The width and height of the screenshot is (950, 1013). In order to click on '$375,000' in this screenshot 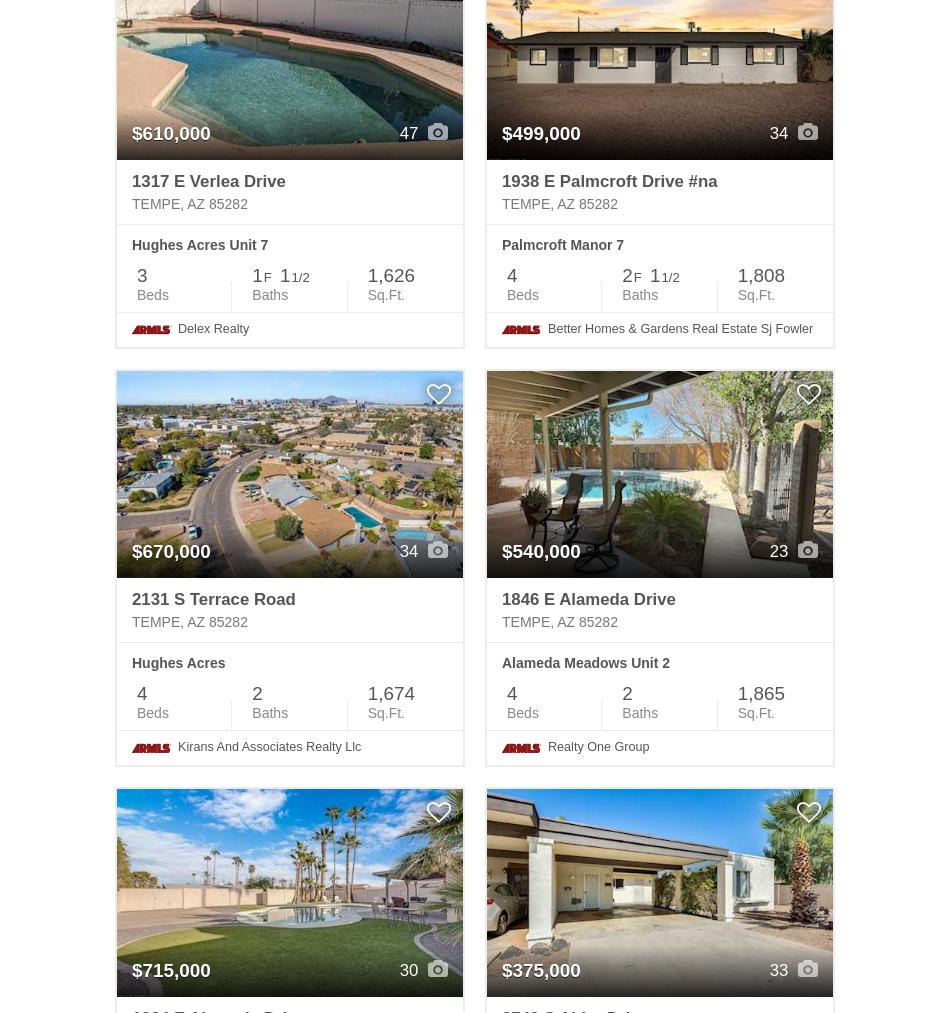, I will do `click(541, 969)`.